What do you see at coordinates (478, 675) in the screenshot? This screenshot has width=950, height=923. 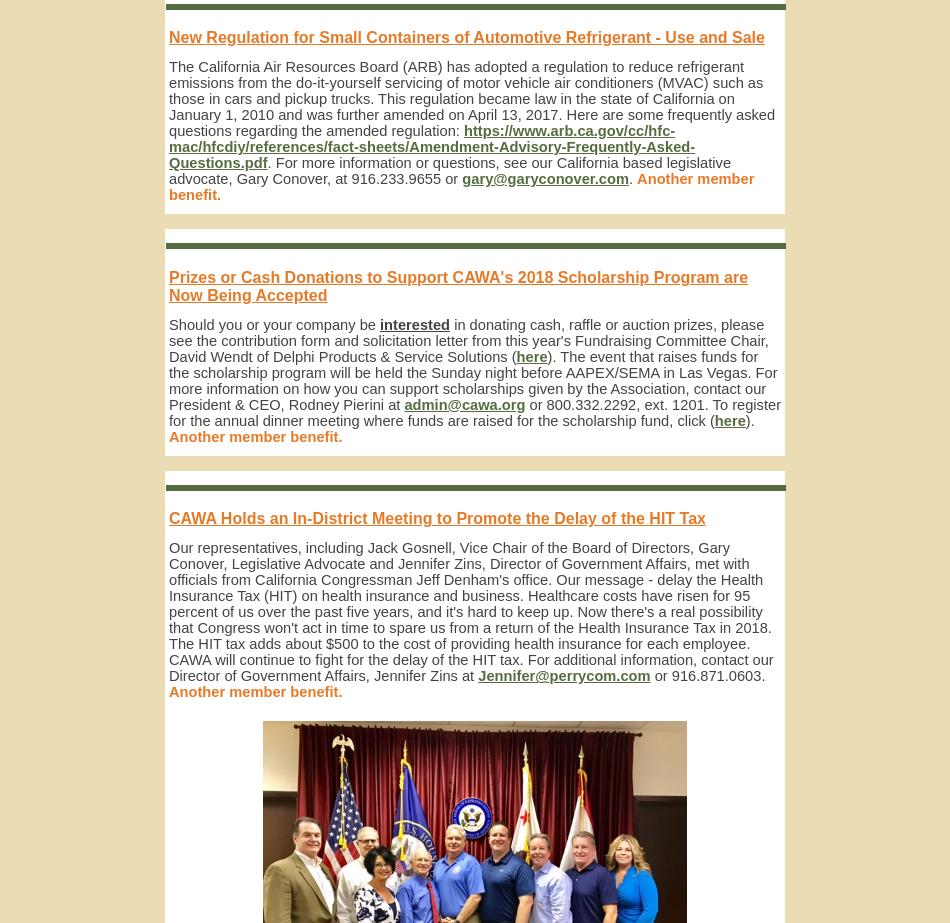 I see `'Jennifer@perrycom.com'` at bounding box center [478, 675].